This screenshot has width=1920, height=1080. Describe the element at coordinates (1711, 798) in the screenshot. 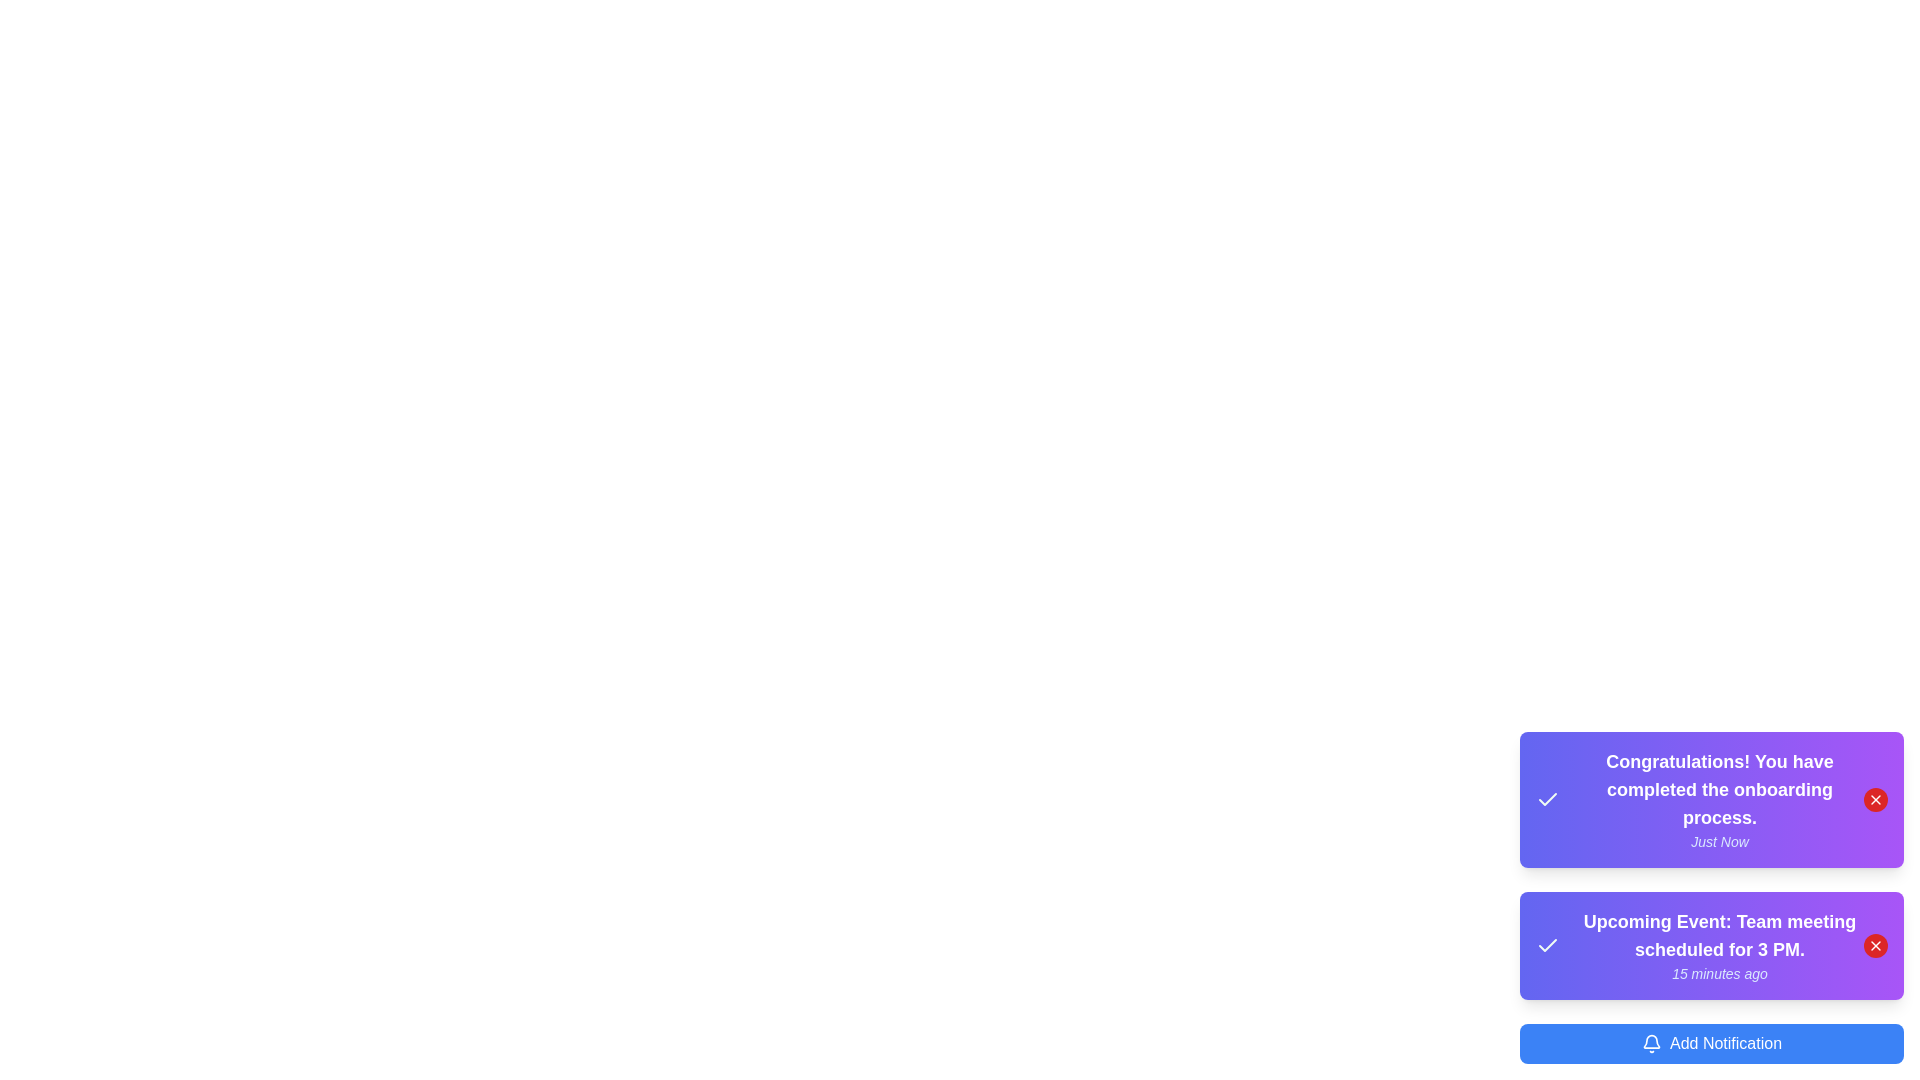

I see `the first notification to view its details` at that location.